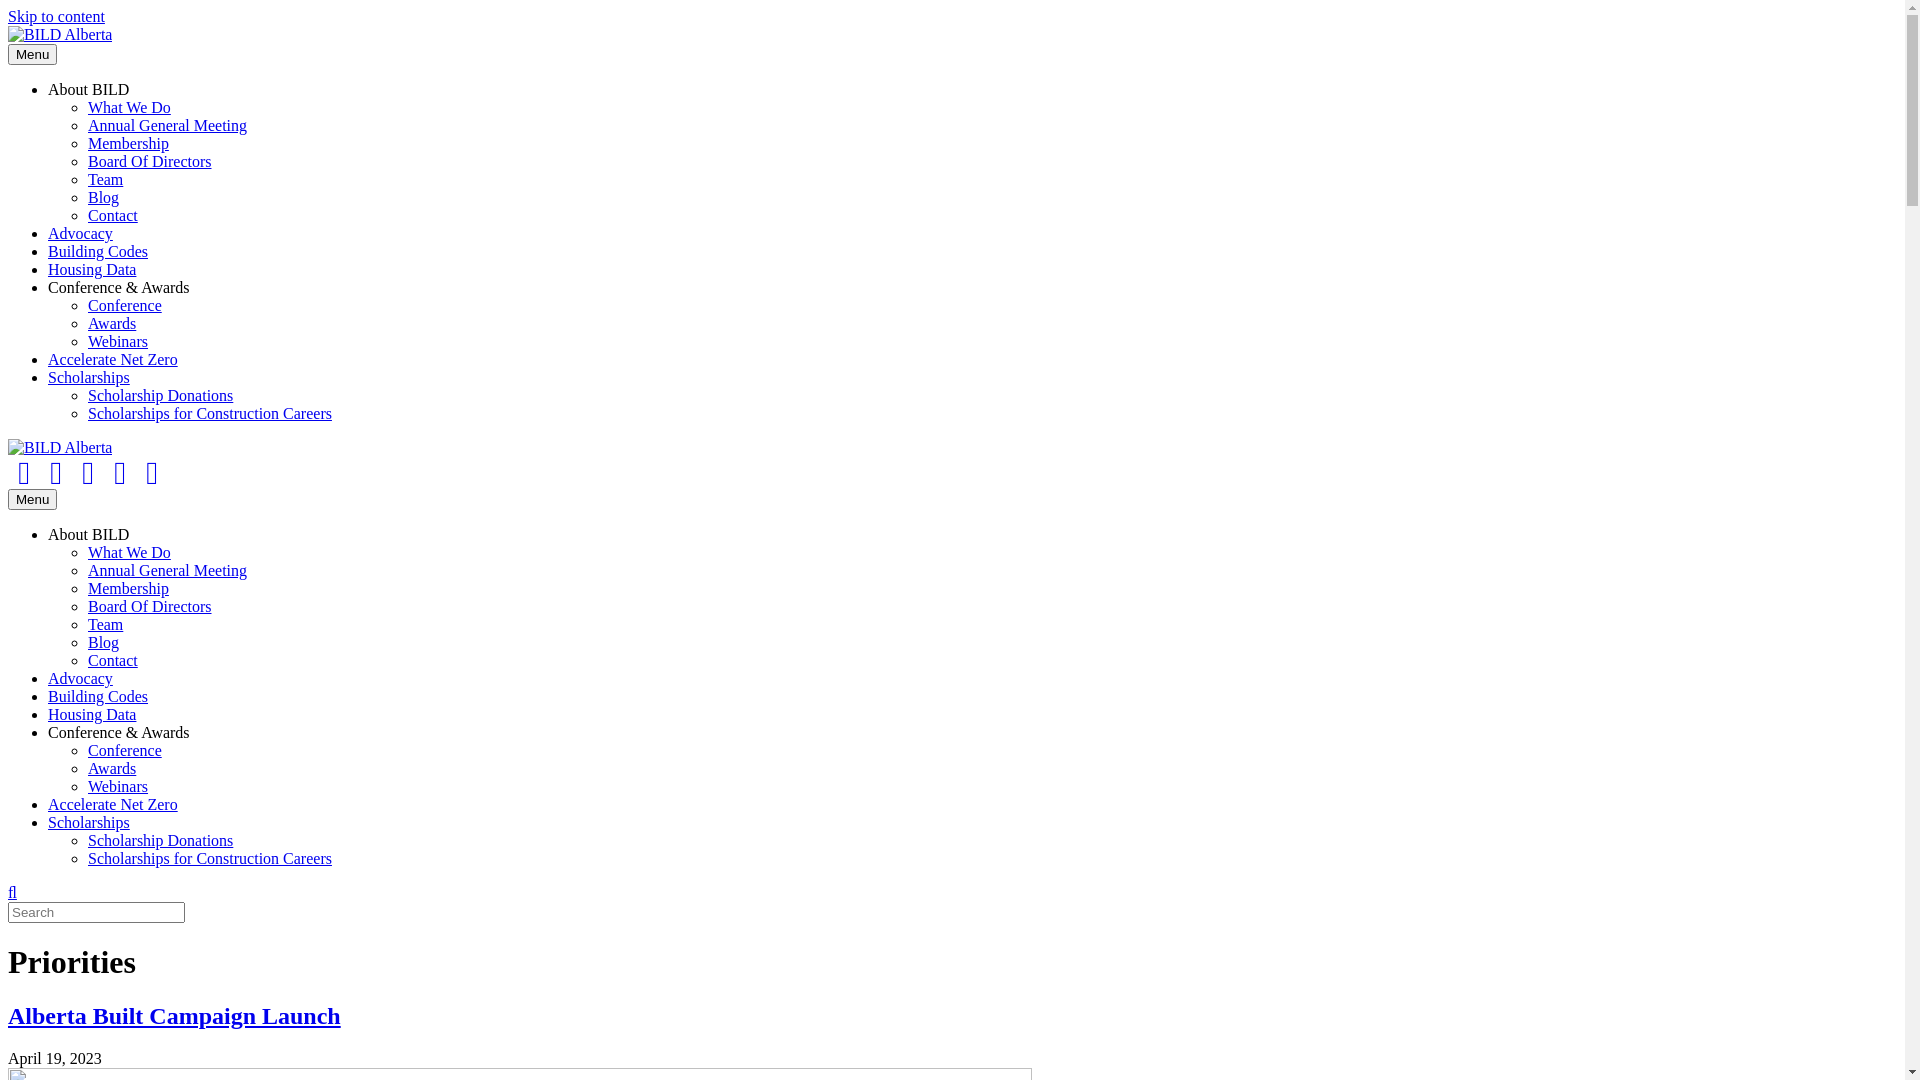 This screenshot has width=1920, height=1080. I want to click on 'What We Do', so click(86, 552).